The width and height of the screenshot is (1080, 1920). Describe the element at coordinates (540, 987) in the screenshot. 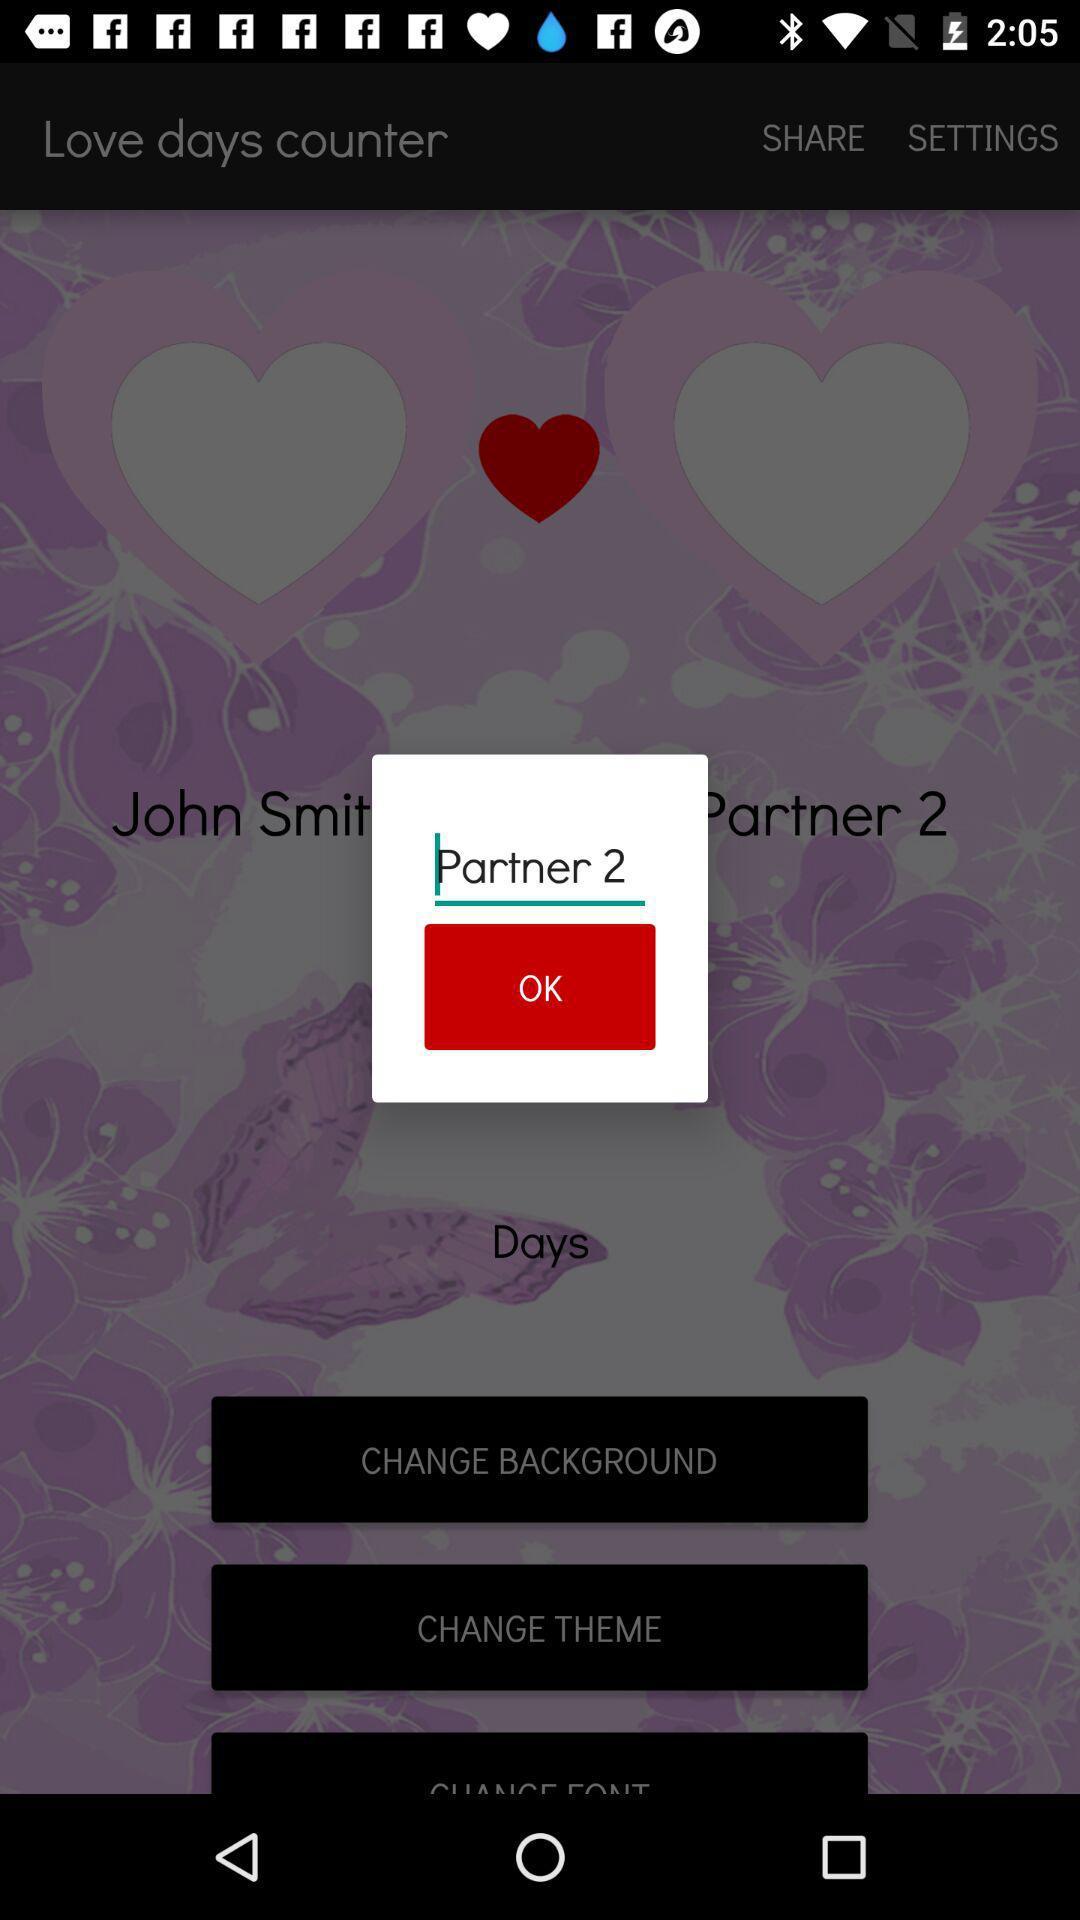

I see `the ok item` at that location.